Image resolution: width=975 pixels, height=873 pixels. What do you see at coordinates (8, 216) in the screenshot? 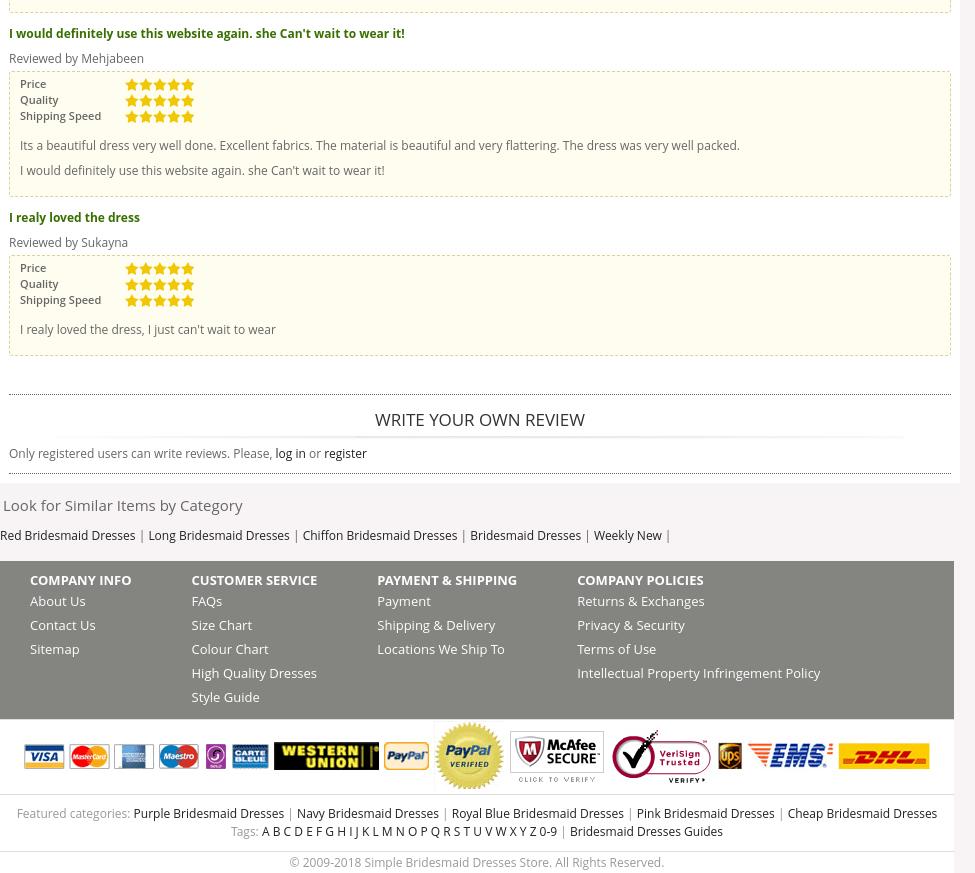
I see `'I realy loved the dress'` at bounding box center [8, 216].